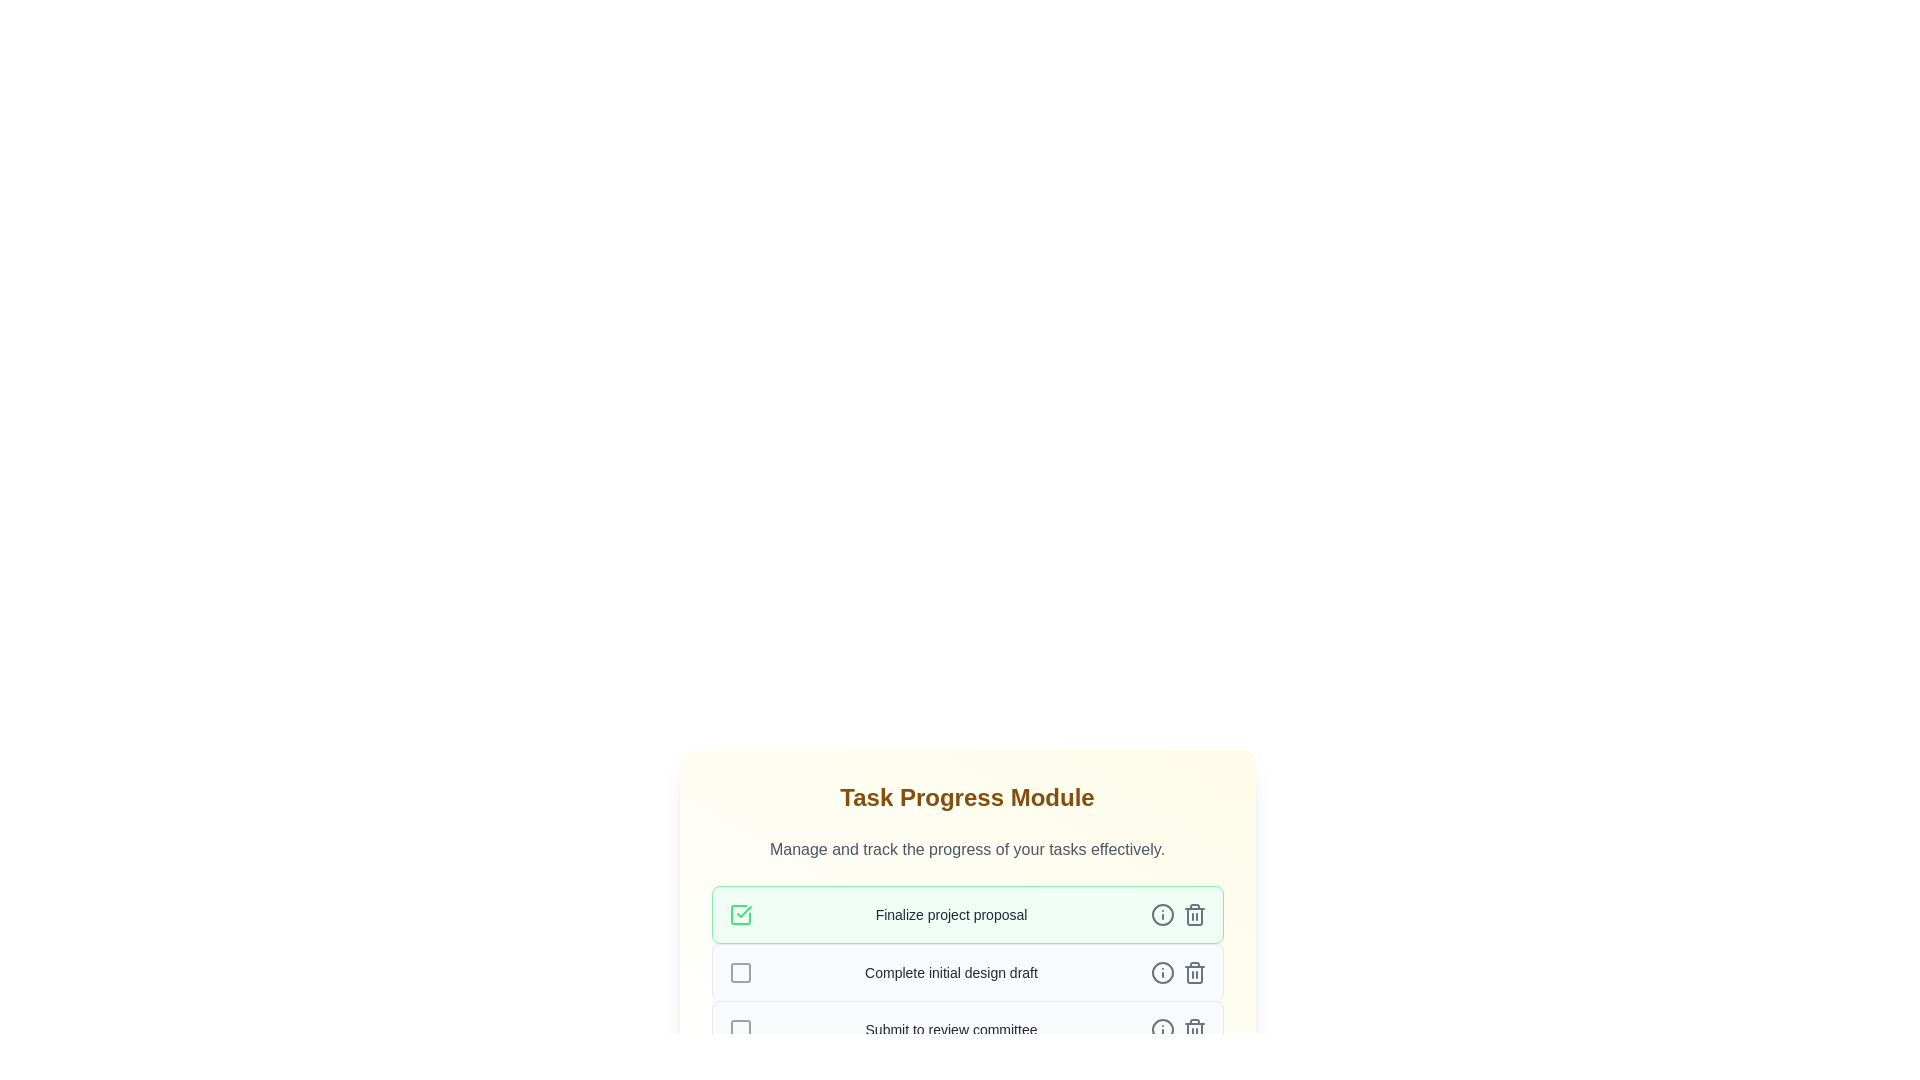 The height and width of the screenshot is (1080, 1920). Describe the element at coordinates (950, 914) in the screenshot. I see `the first task label in the Task Progress Module, which is visually distinct by its green border and background, to interact with surrounding elements` at that location.